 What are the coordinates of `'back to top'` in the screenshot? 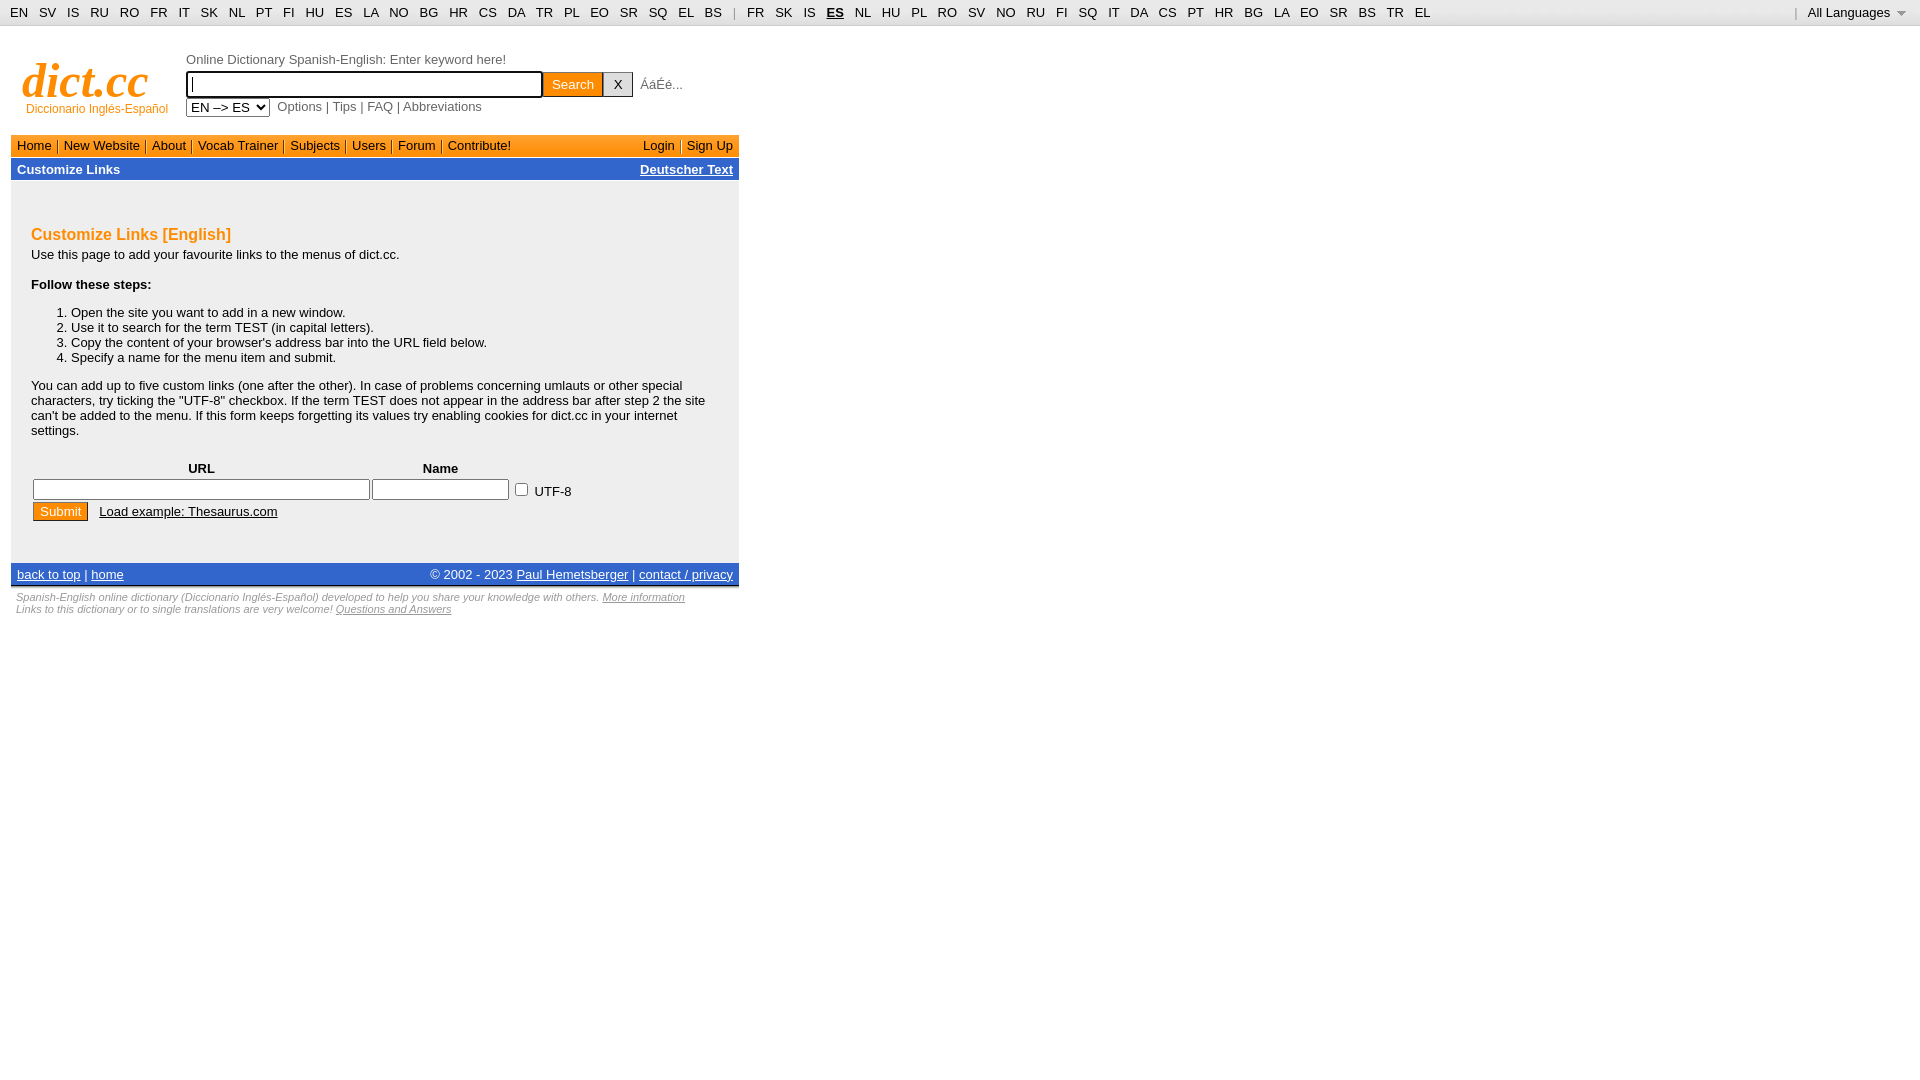 It's located at (48, 573).